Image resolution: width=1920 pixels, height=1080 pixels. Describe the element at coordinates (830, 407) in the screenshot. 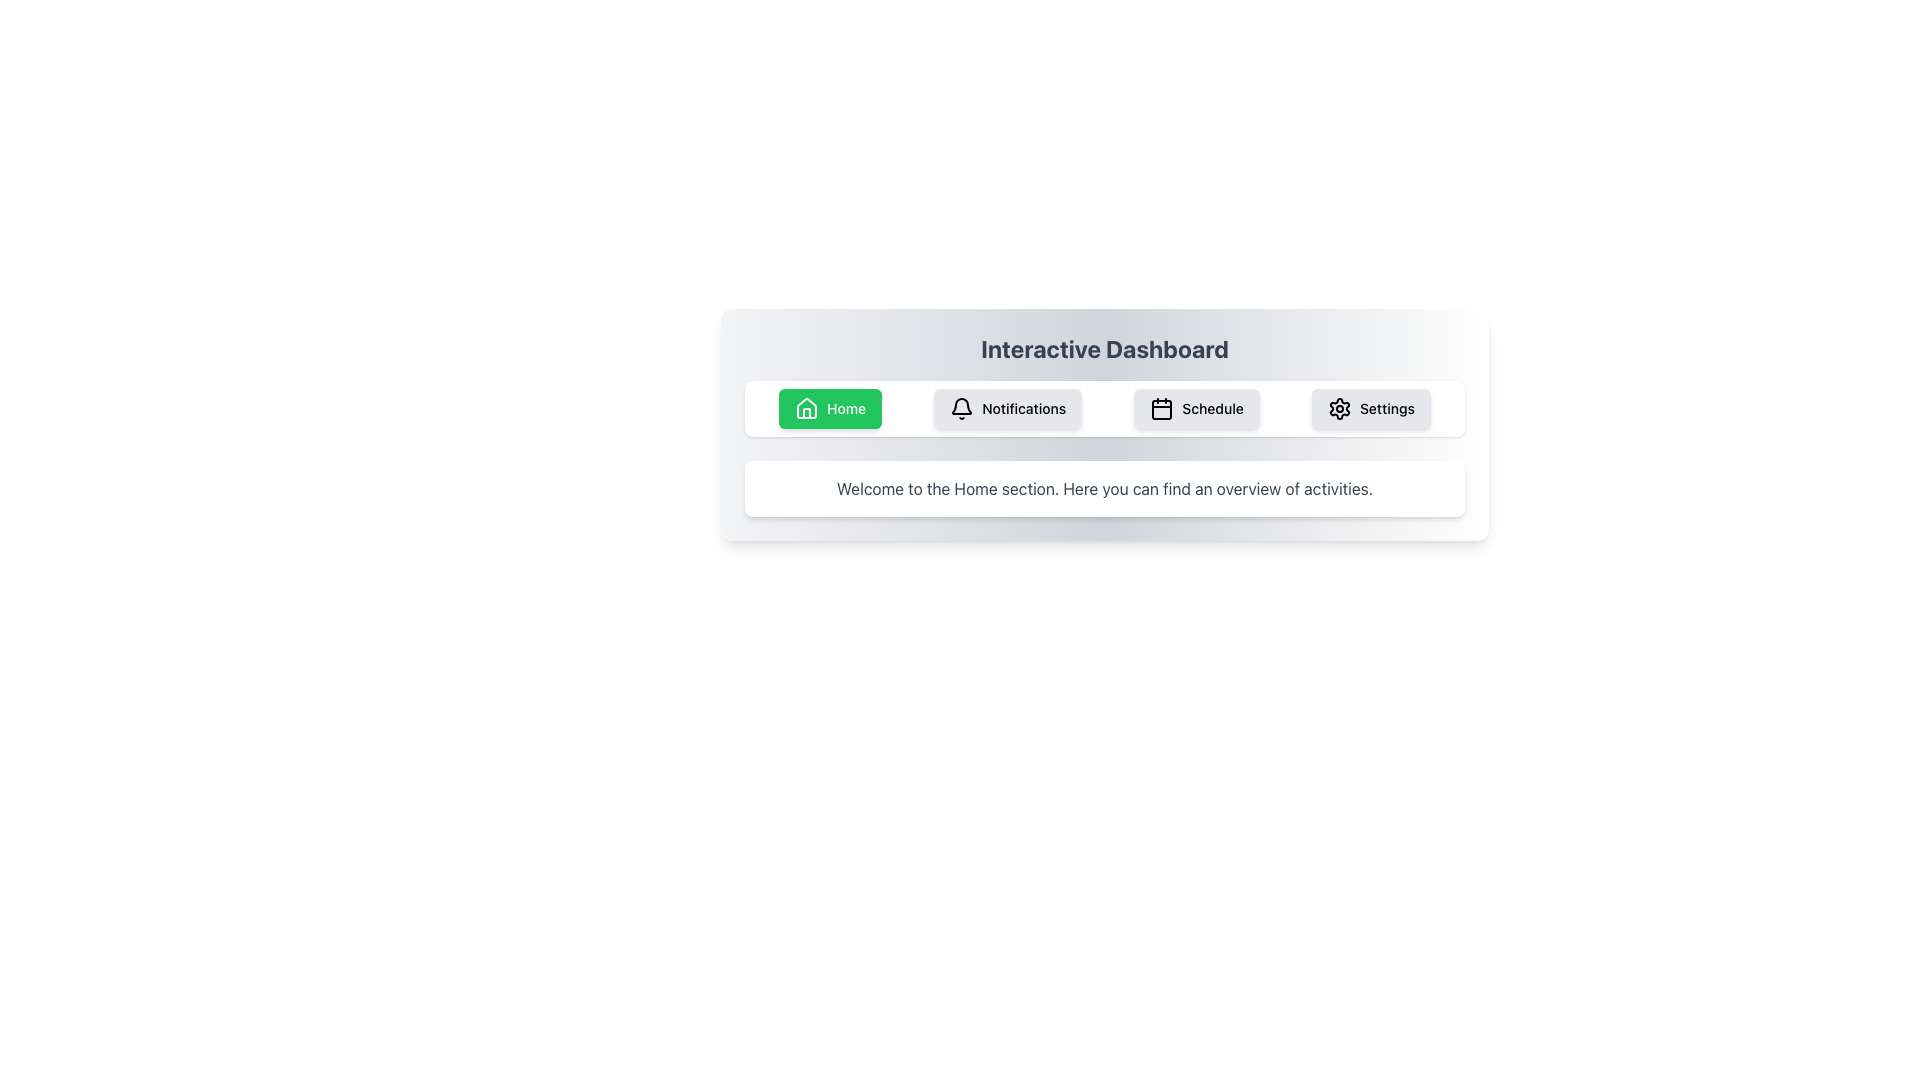

I see `the 'Home' button with a green background and white text, located in the top-left corner of the button group under the 'Interactive Dashboard' title` at that location.